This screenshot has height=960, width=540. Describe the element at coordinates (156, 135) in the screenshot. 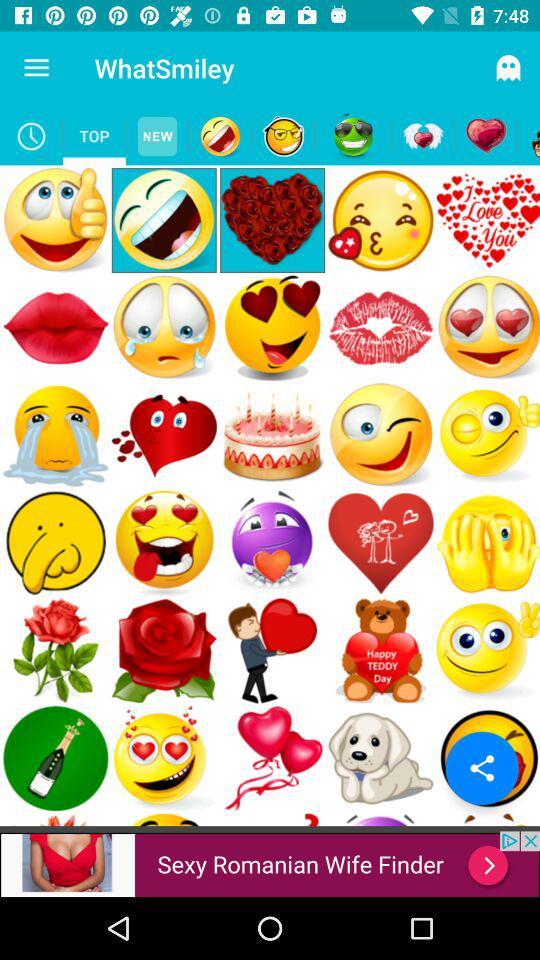

I see `new option` at that location.